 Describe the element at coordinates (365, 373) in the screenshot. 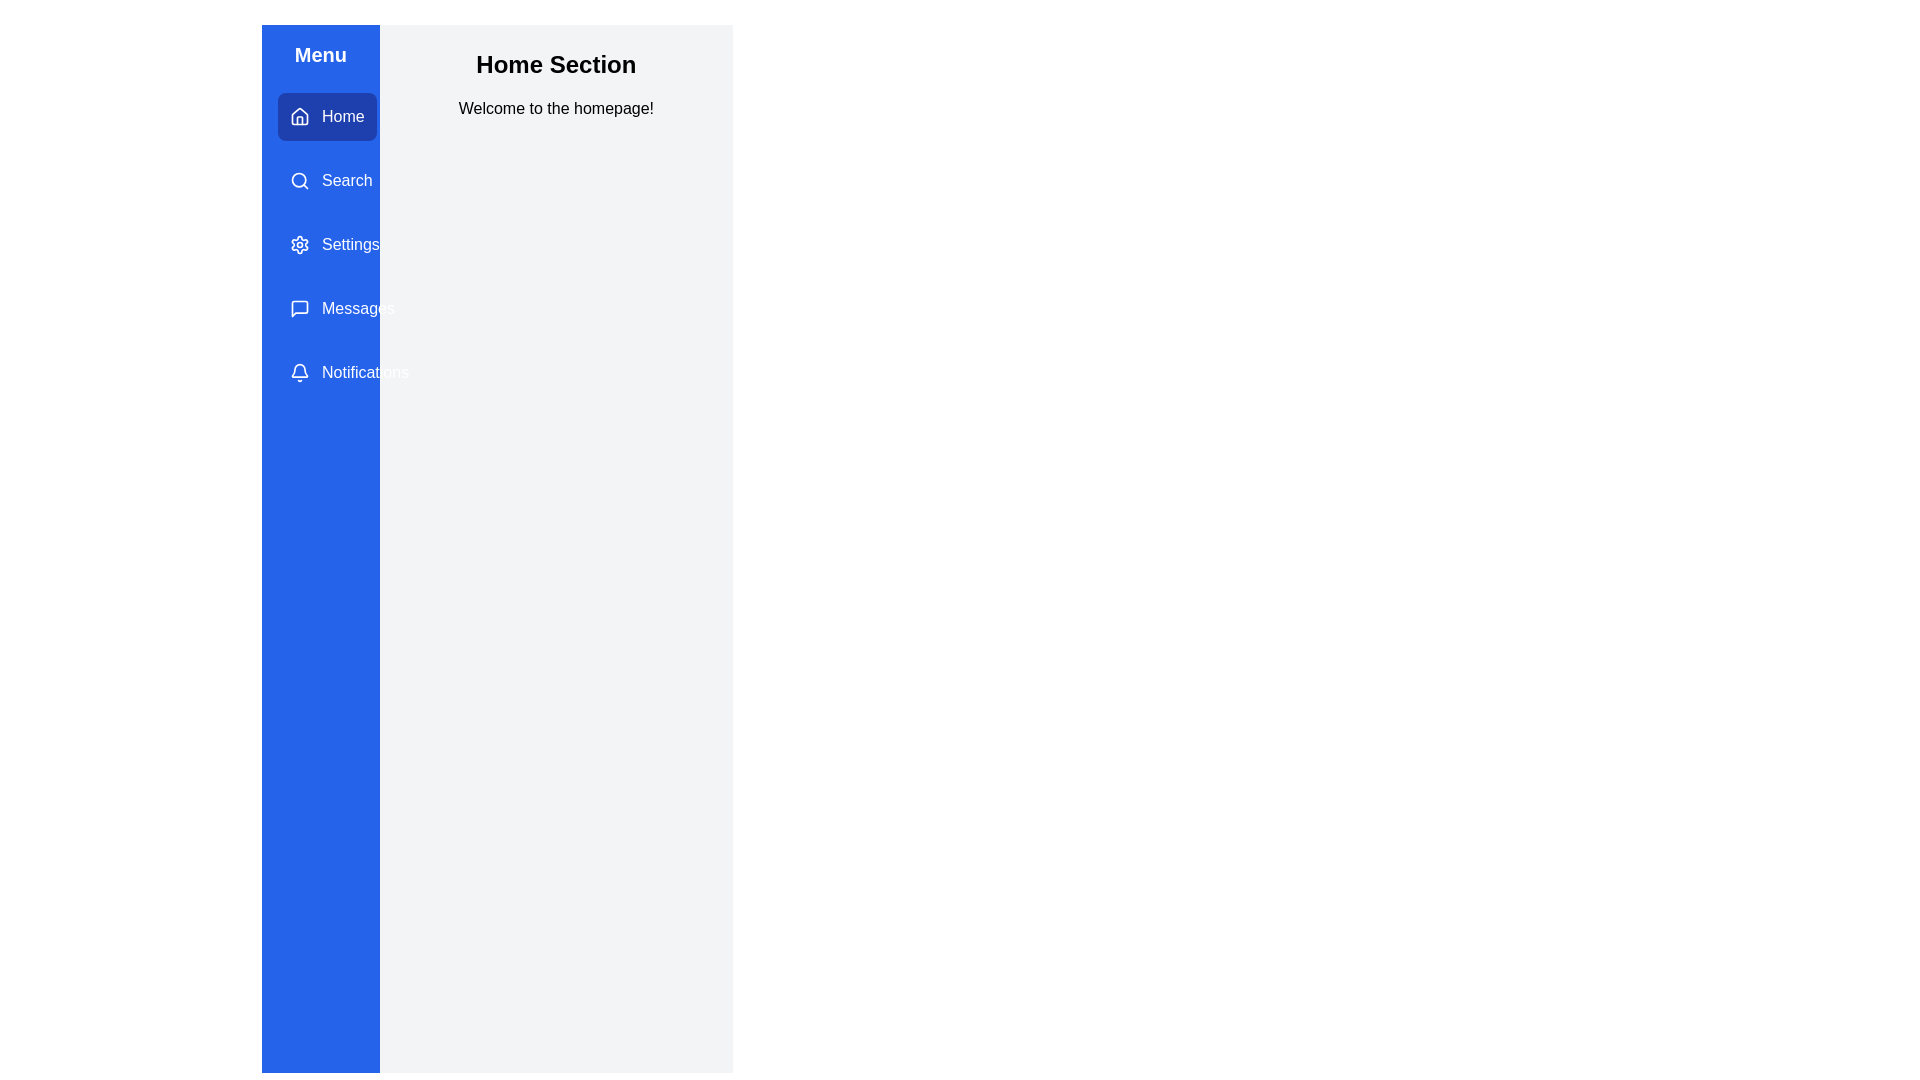

I see `the 'Notifications' label which indicates the section for user notifications or alerts, located to the right of the bell icon in the vertical navigation menu` at that location.